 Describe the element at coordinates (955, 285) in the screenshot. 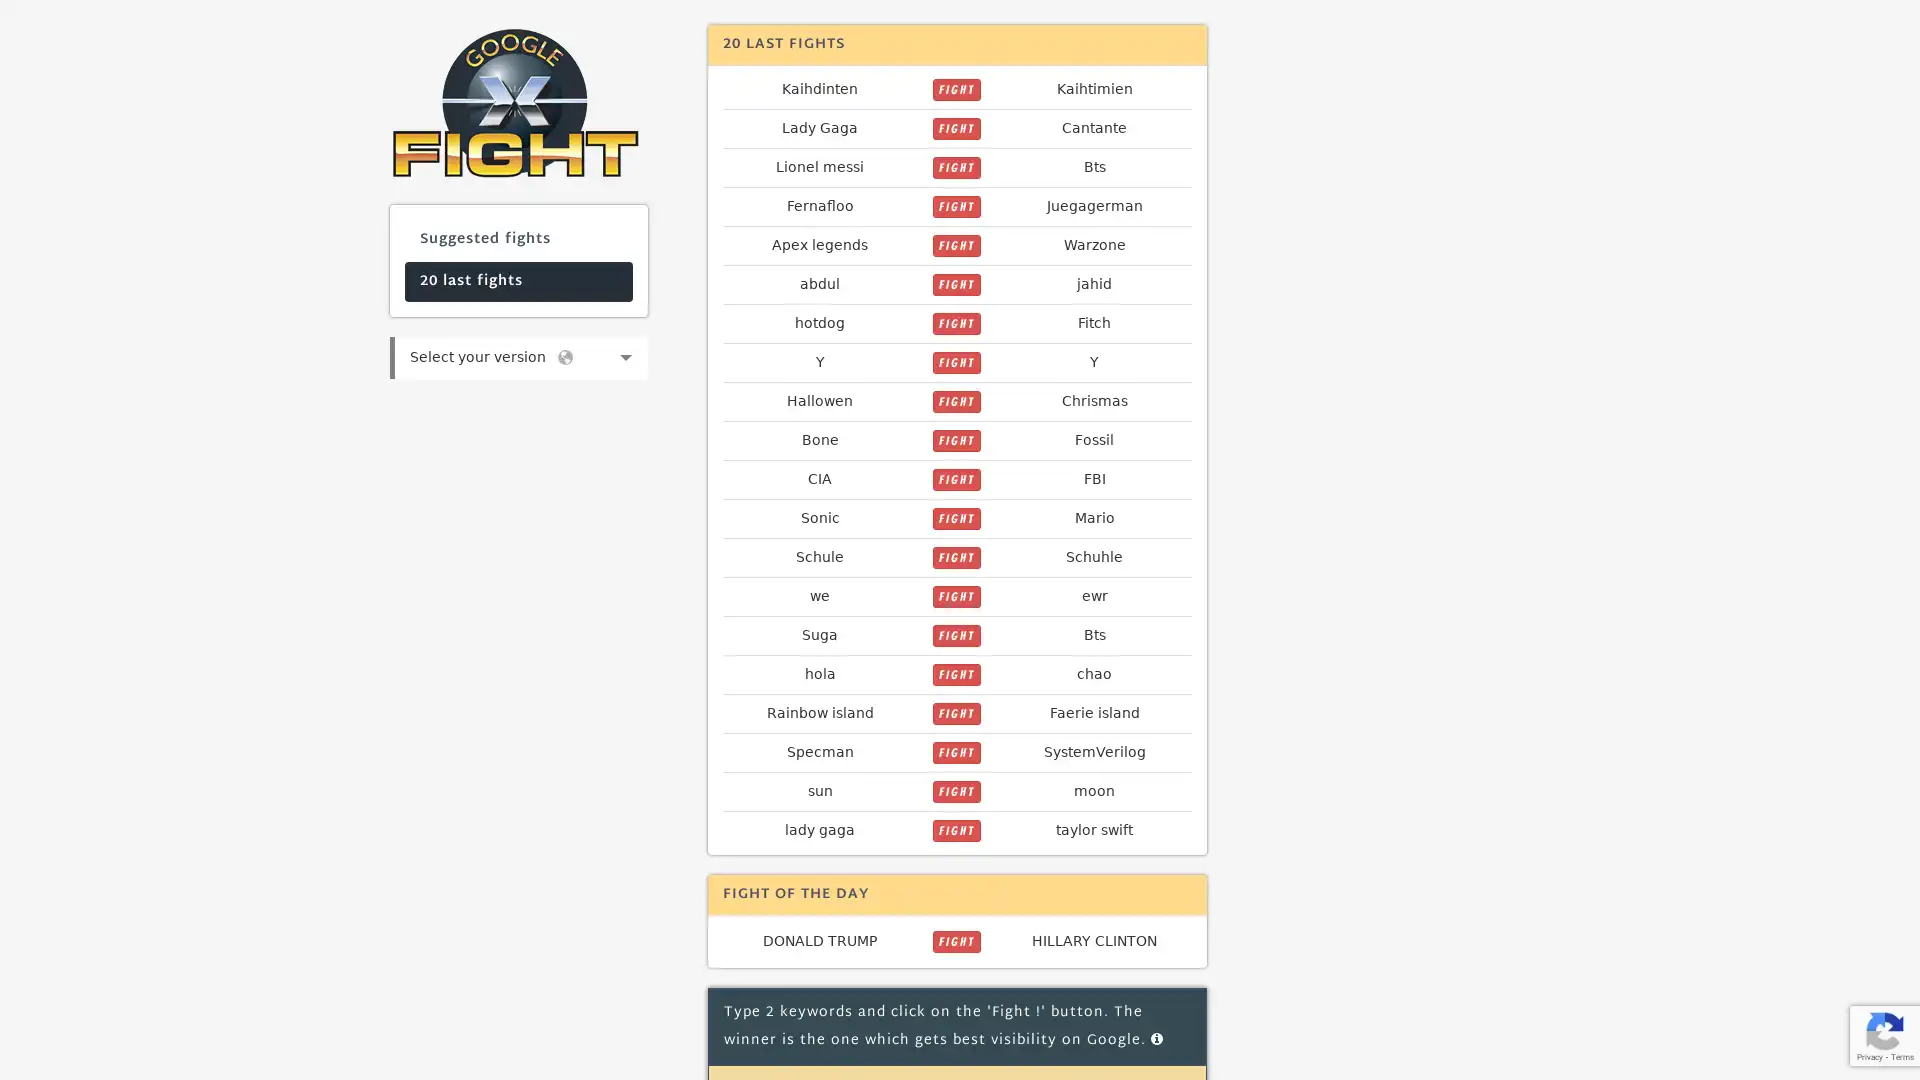

I see `FIGHT` at that location.